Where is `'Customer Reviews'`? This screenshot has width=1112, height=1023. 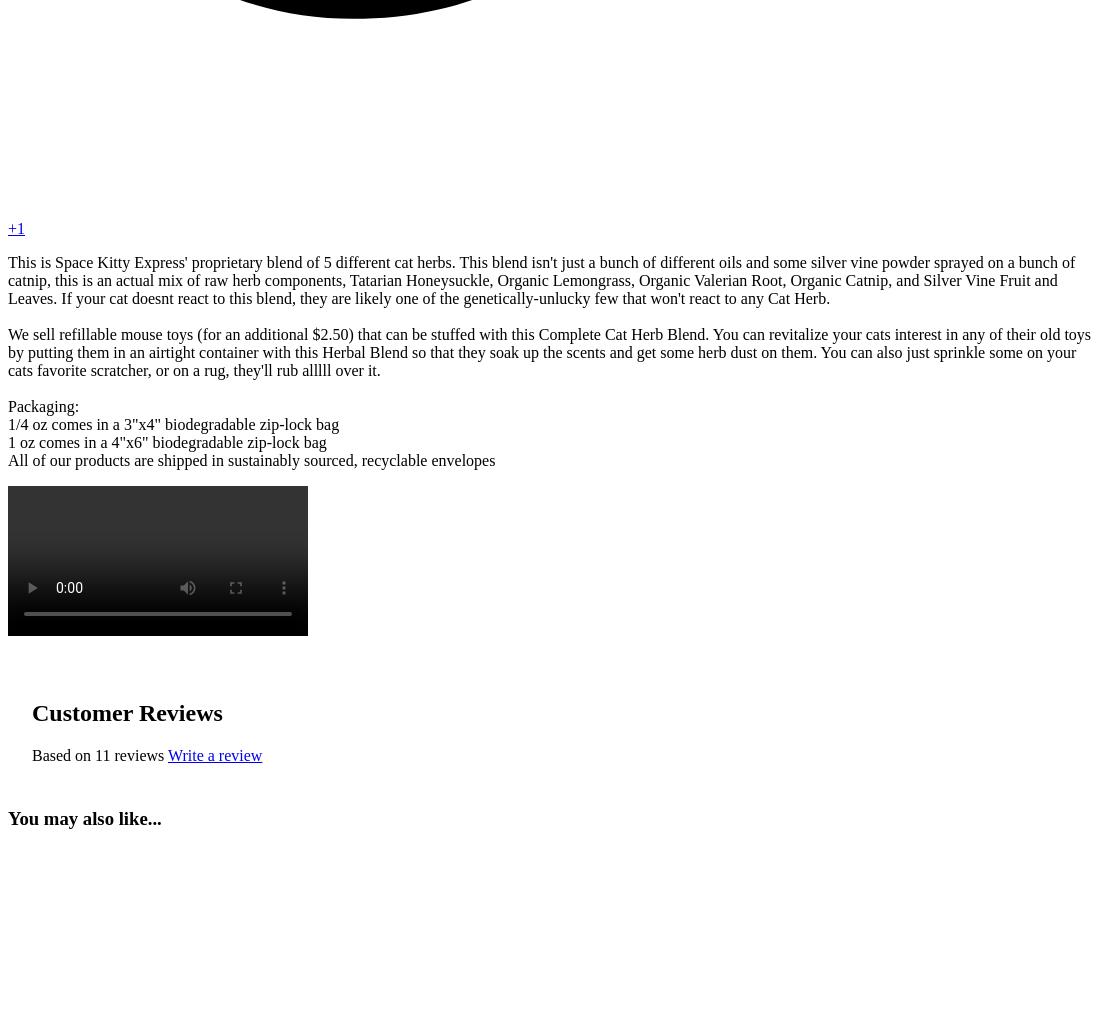 'Customer Reviews' is located at coordinates (32, 713).